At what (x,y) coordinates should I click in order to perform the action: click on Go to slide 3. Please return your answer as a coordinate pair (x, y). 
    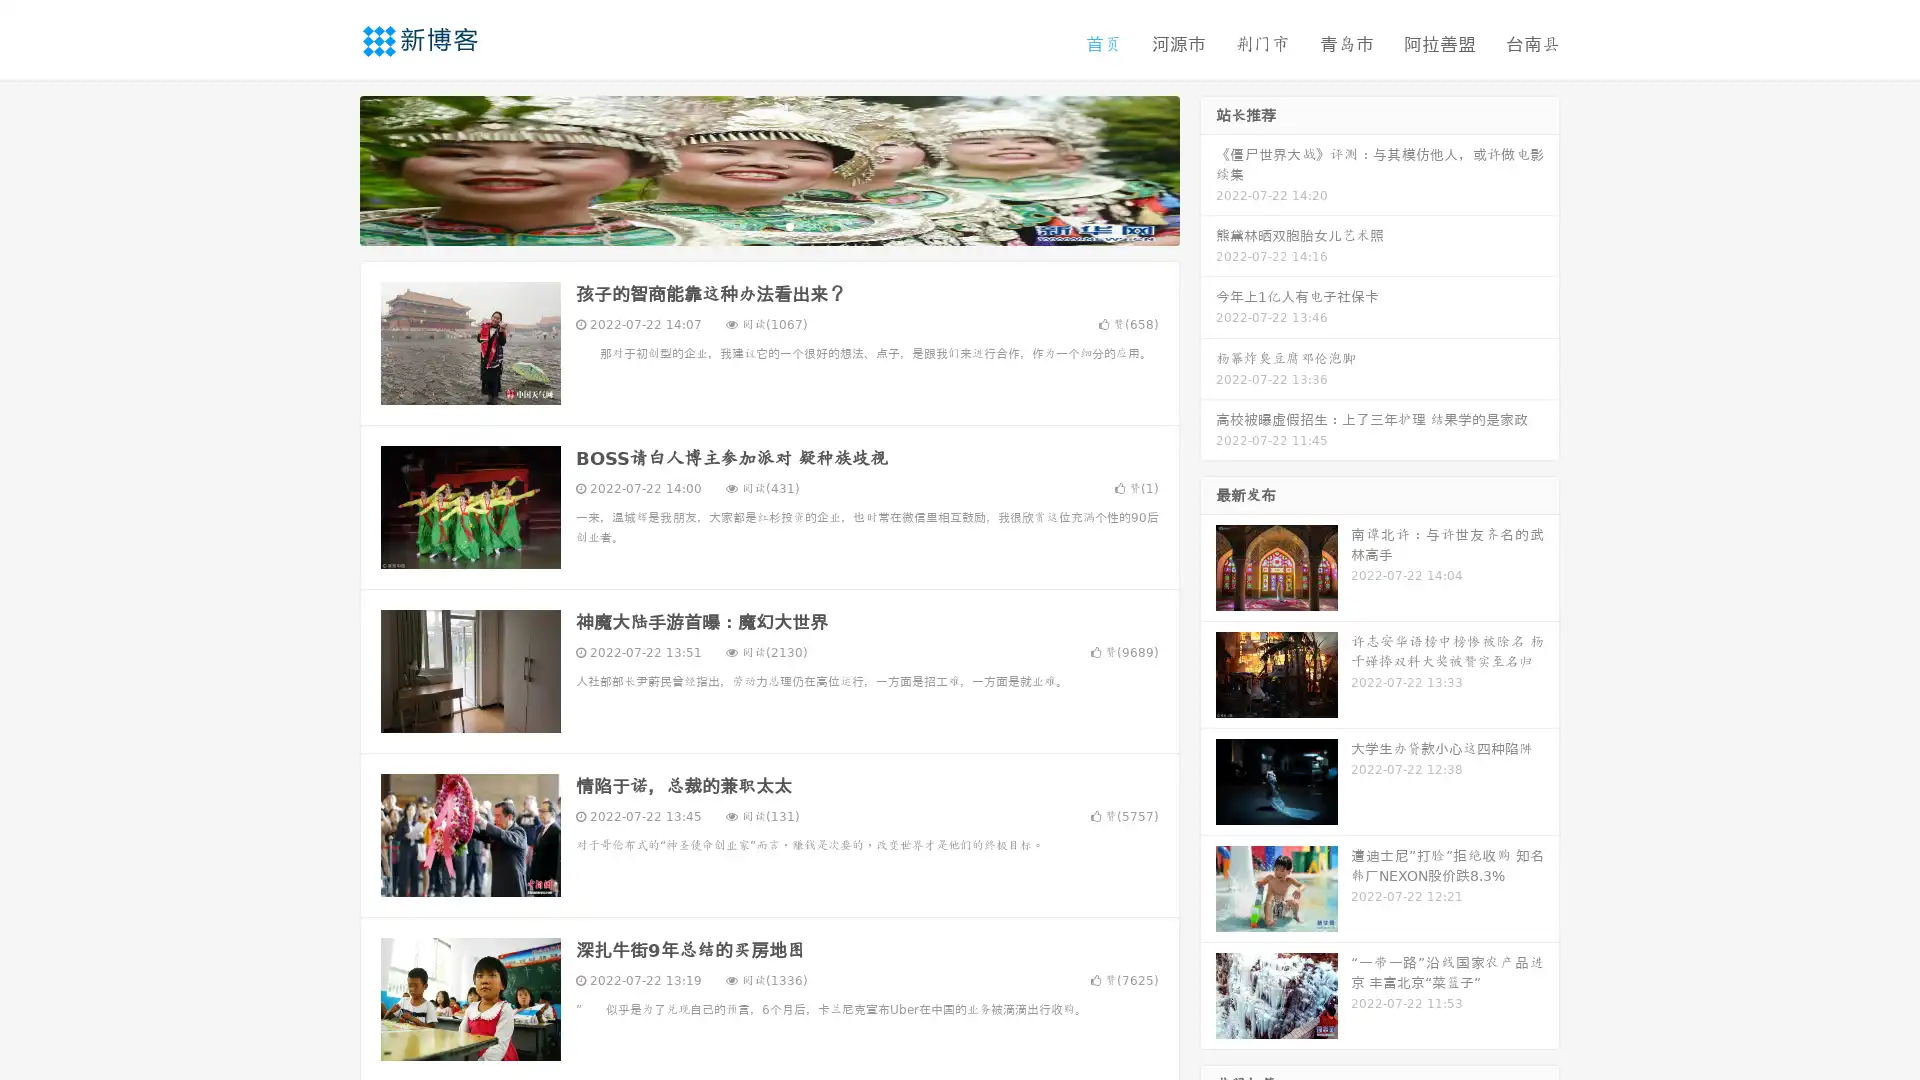
    Looking at the image, I should click on (789, 225).